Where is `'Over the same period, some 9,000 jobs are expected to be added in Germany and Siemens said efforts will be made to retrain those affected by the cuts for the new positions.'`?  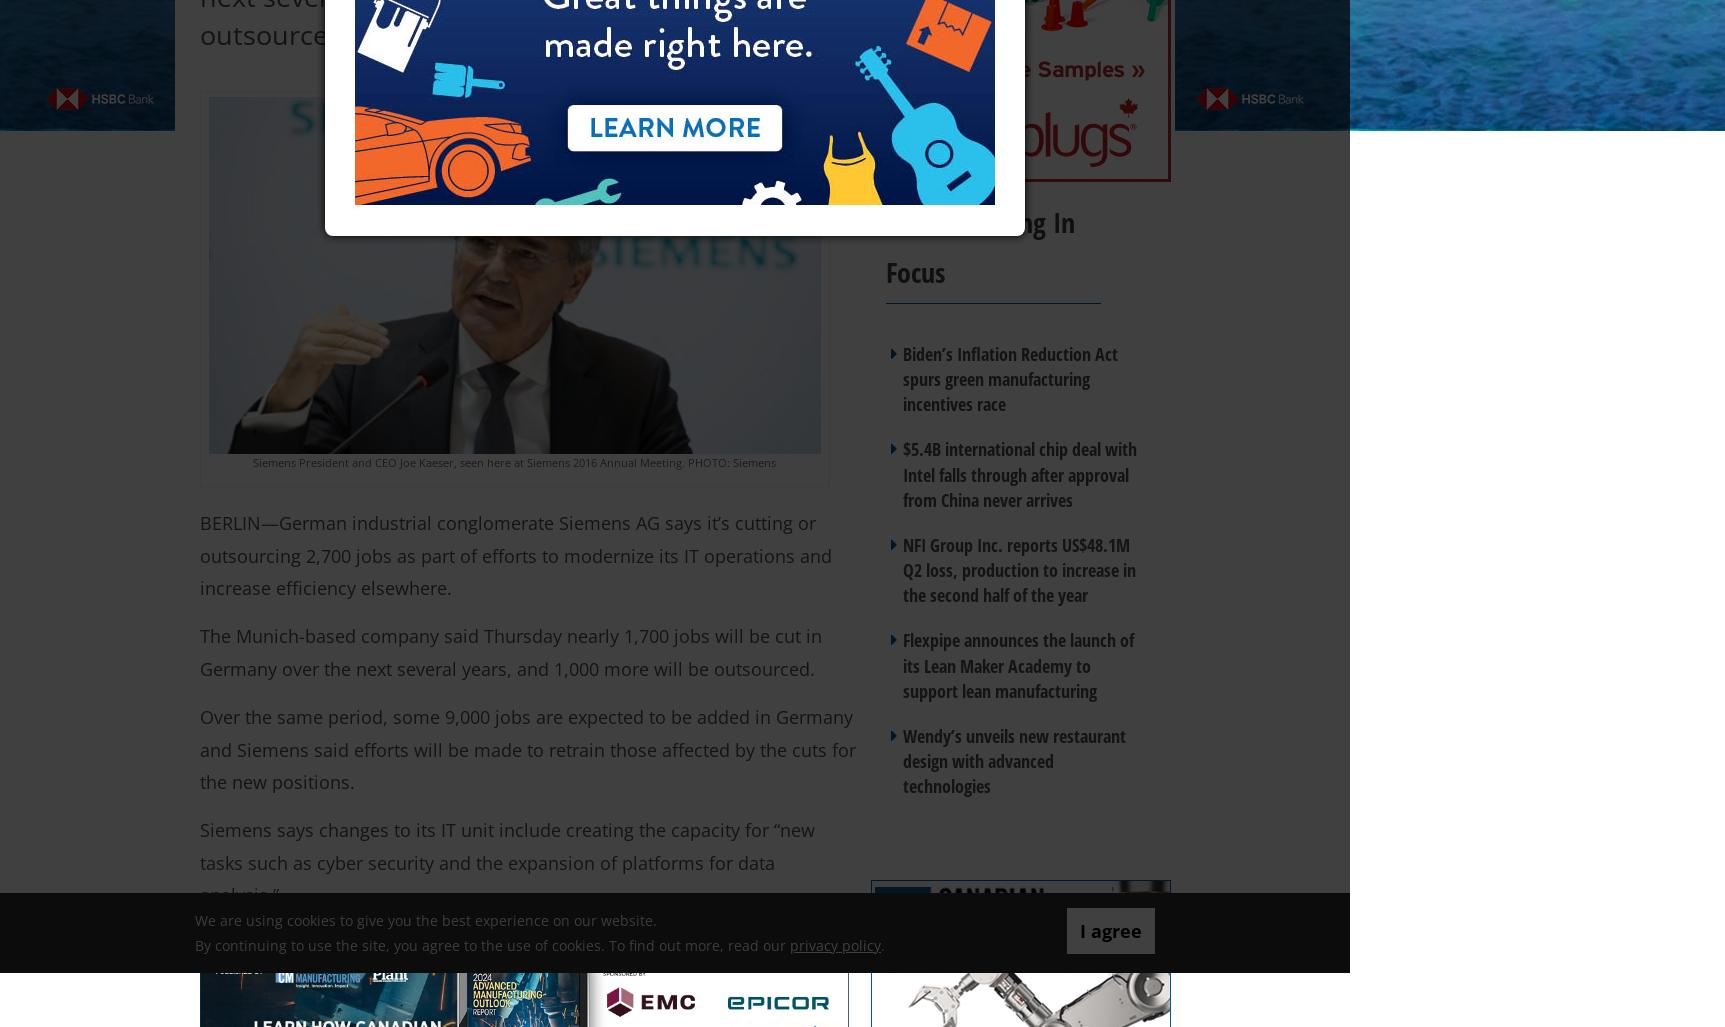 'Over the same period, some 9,000 jobs are expected to be added in Germany and Siemens said efforts will be made to retrain those affected by the cuts for the new positions.' is located at coordinates (528, 747).